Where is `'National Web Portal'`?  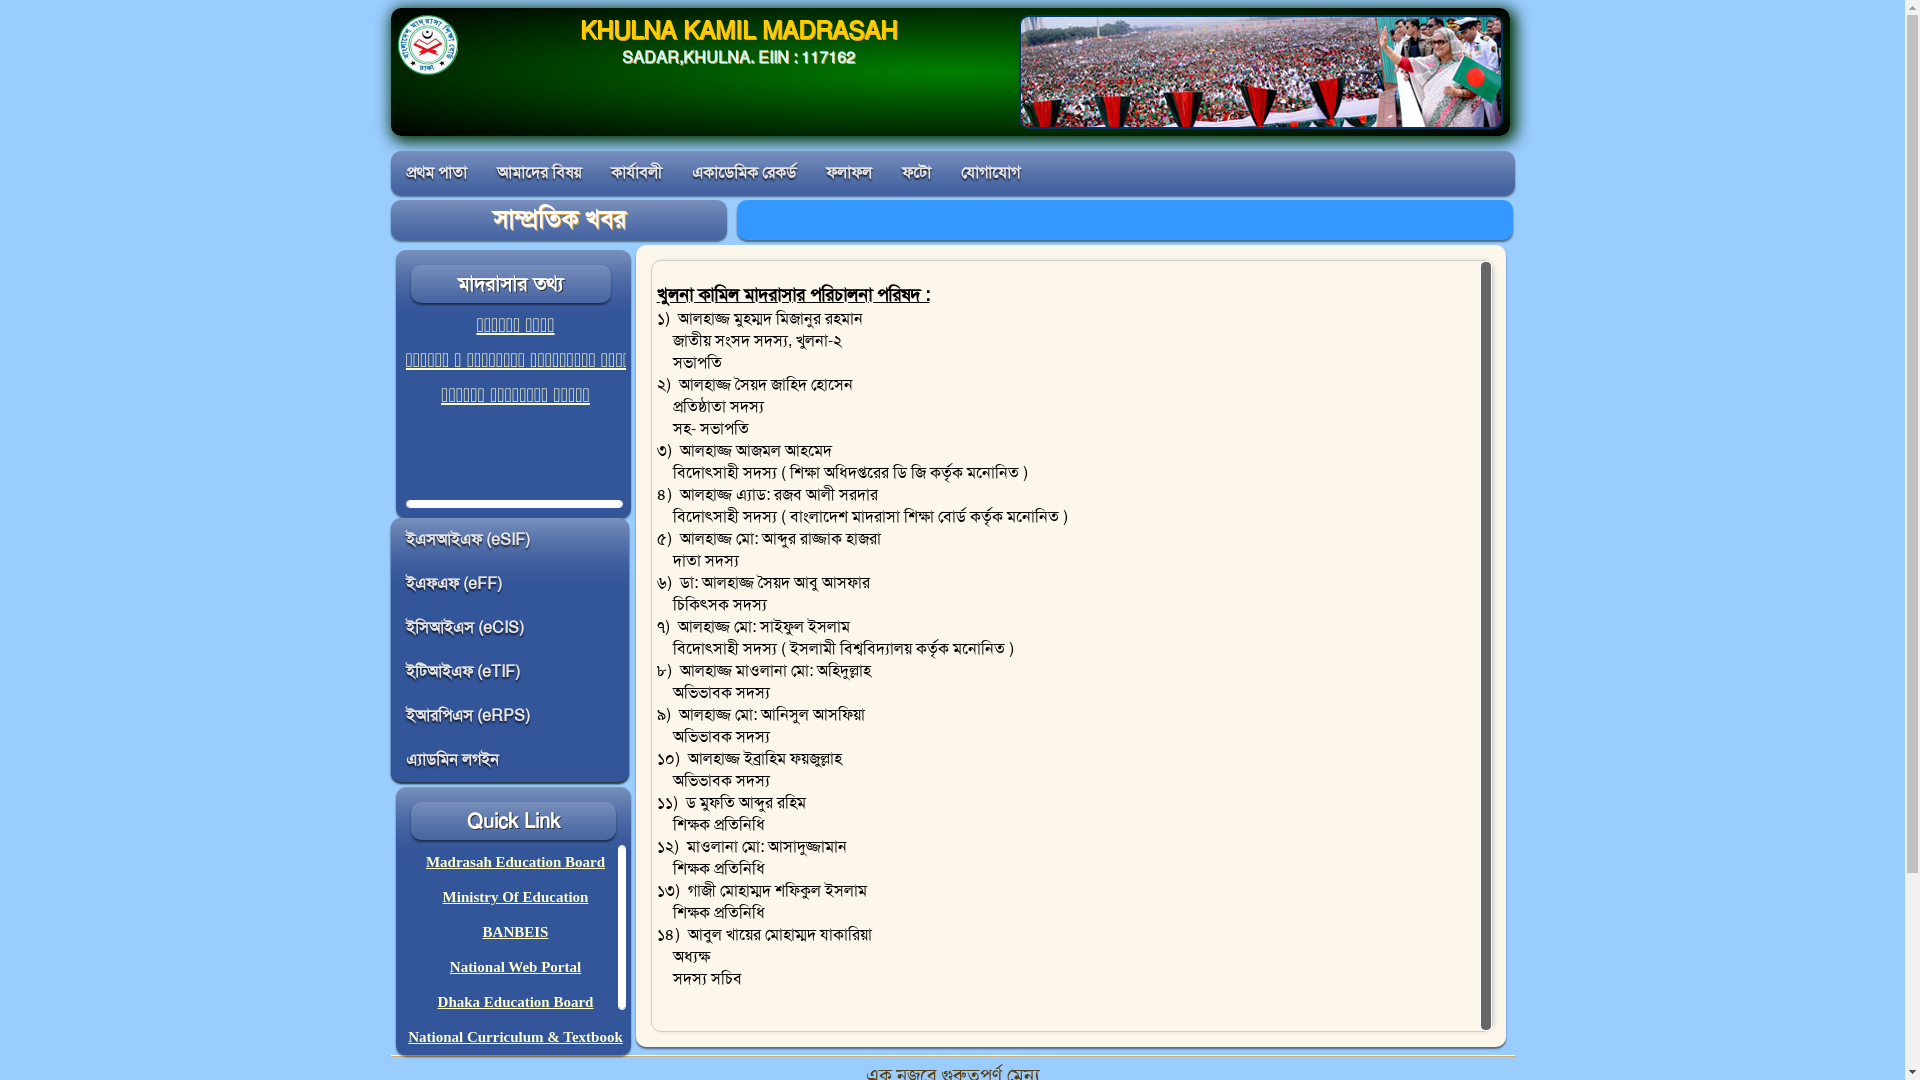 'National Web Portal' is located at coordinates (515, 966).